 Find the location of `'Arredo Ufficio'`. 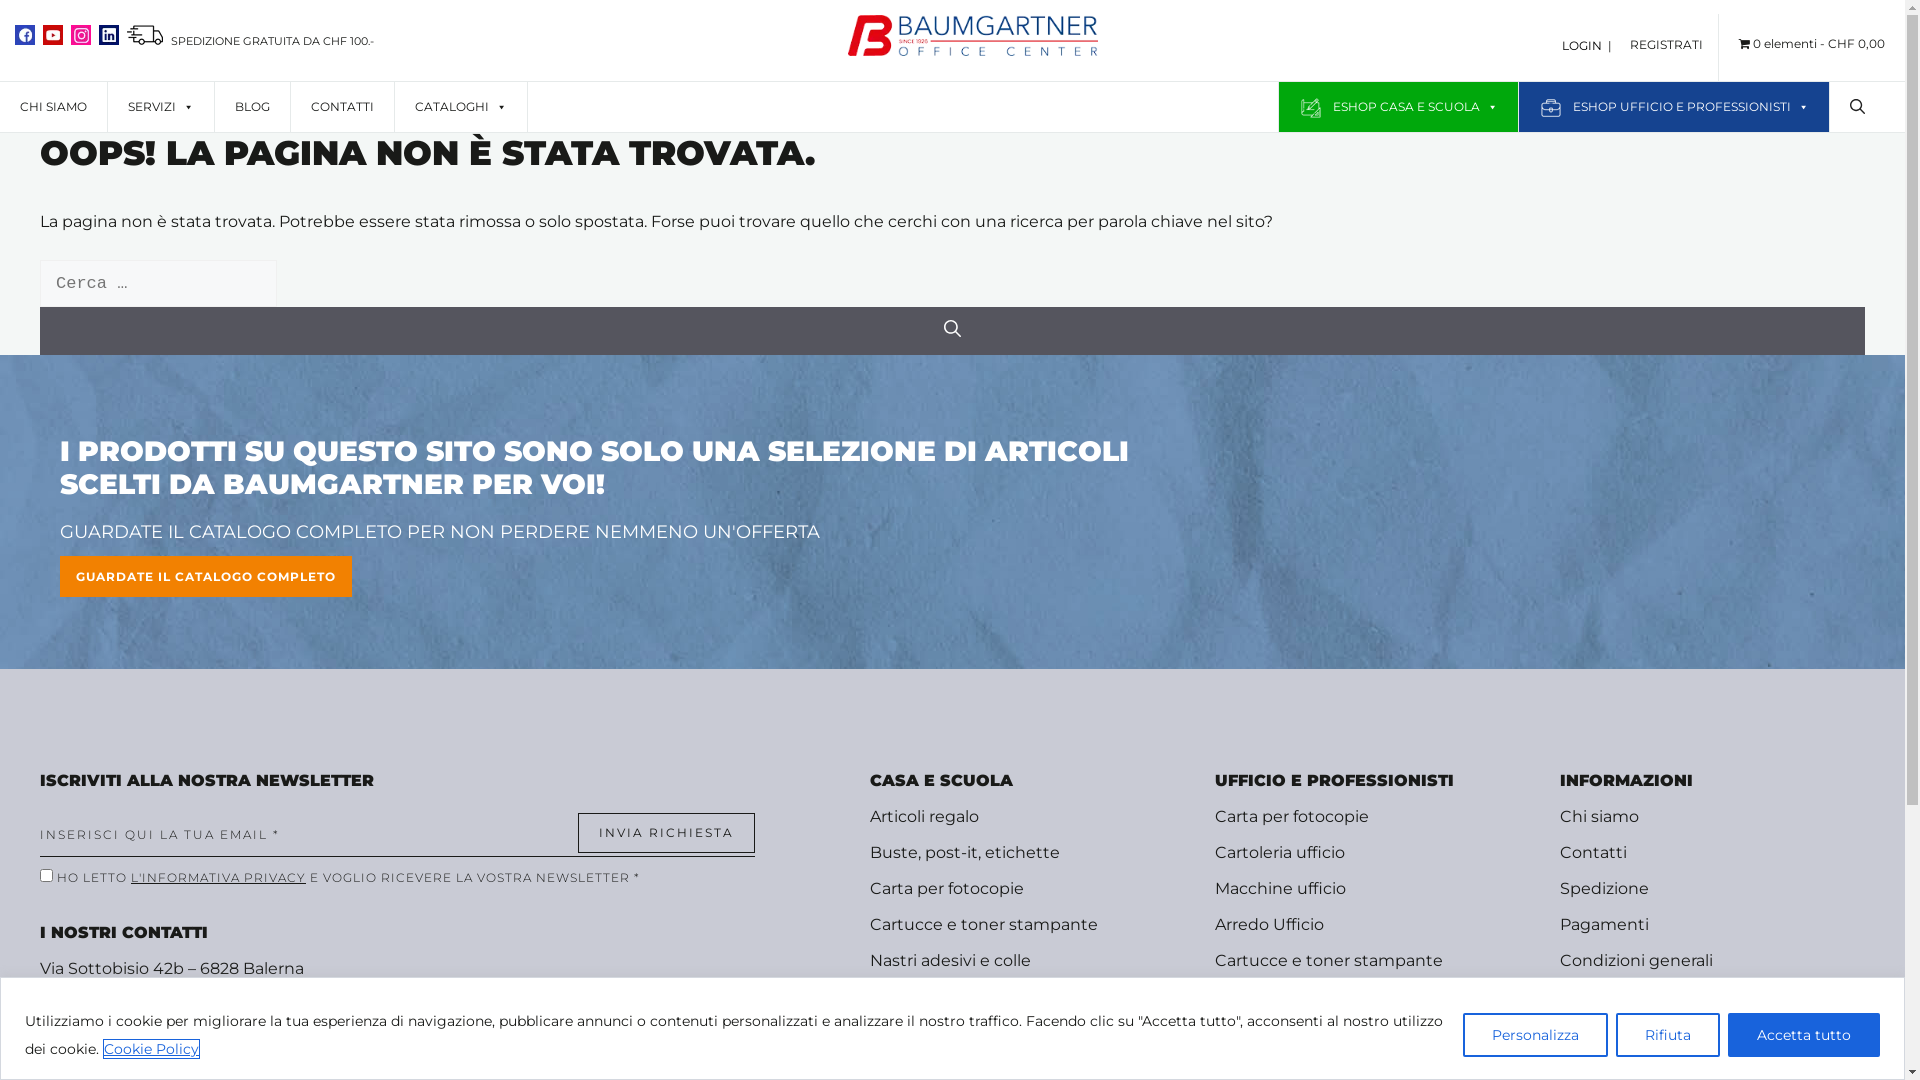

'Arredo Ufficio' is located at coordinates (1268, 924).